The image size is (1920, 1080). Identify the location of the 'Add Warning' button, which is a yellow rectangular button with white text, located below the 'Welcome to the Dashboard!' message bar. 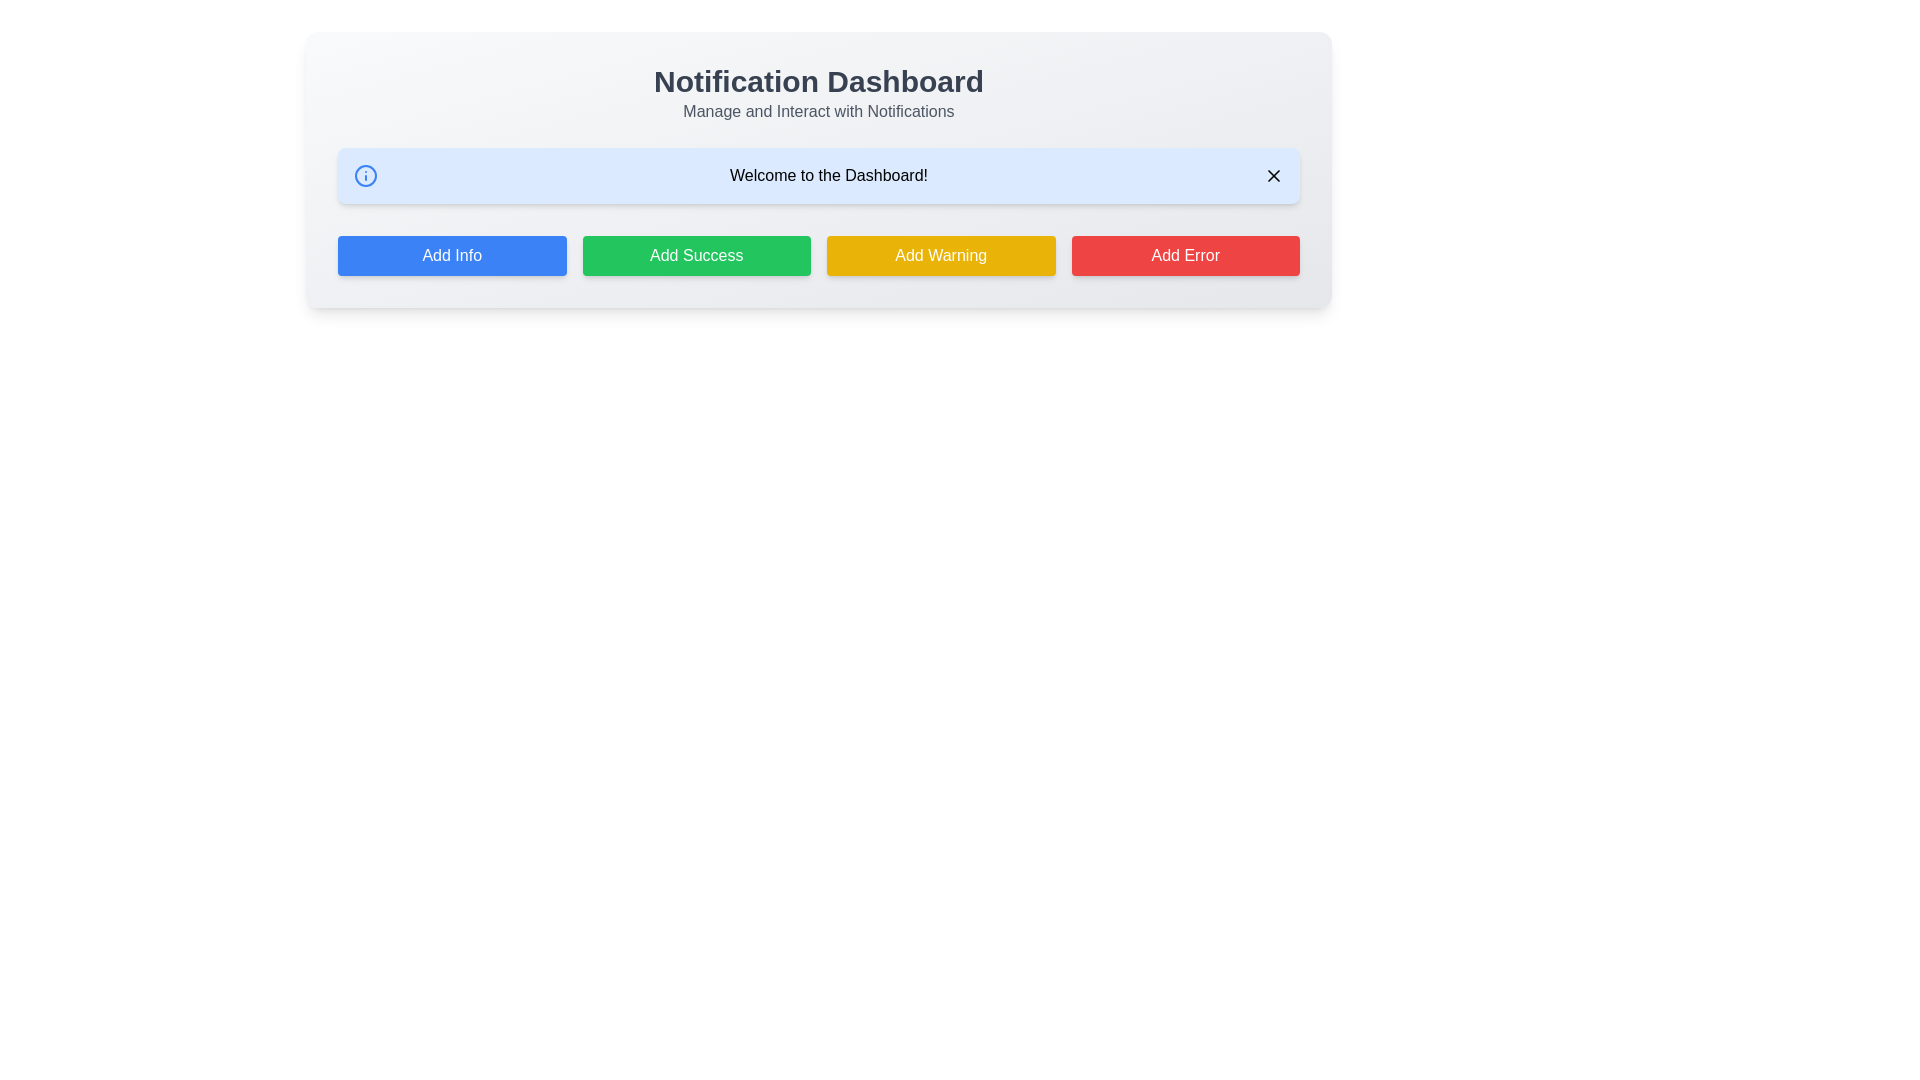
(940, 254).